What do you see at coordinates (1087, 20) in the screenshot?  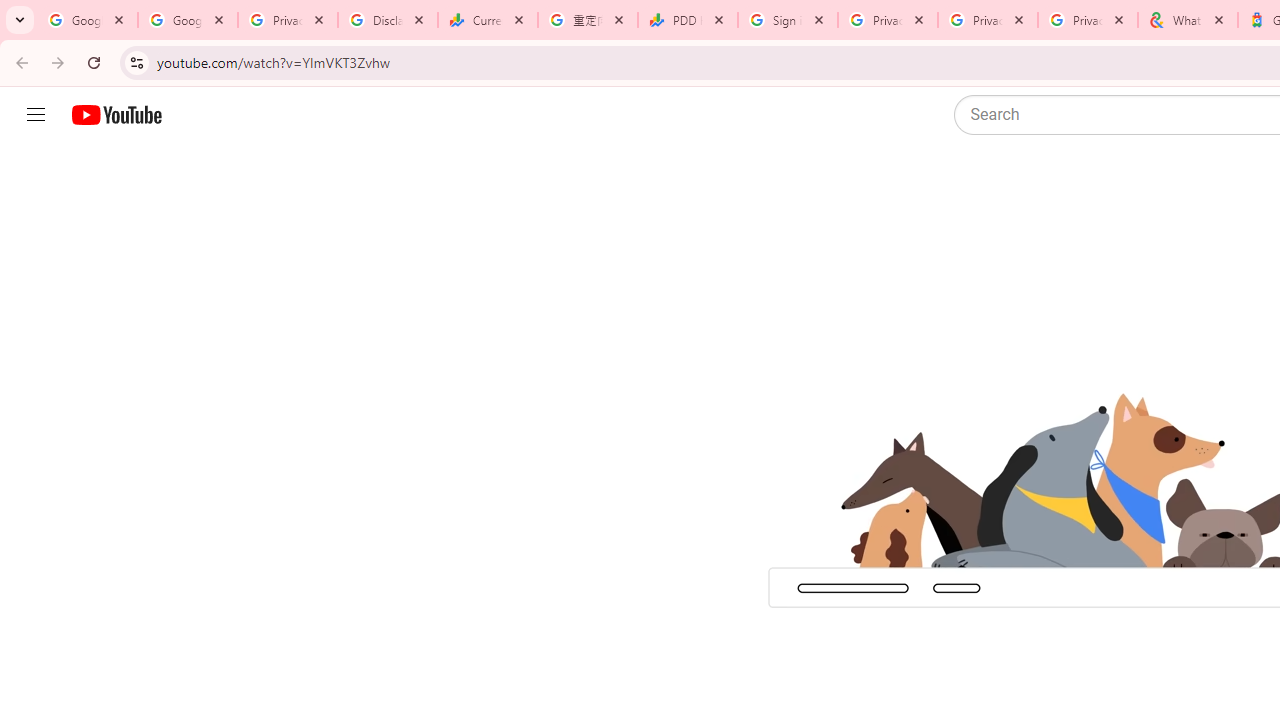 I see `'Privacy Checkup'` at bounding box center [1087, 20].